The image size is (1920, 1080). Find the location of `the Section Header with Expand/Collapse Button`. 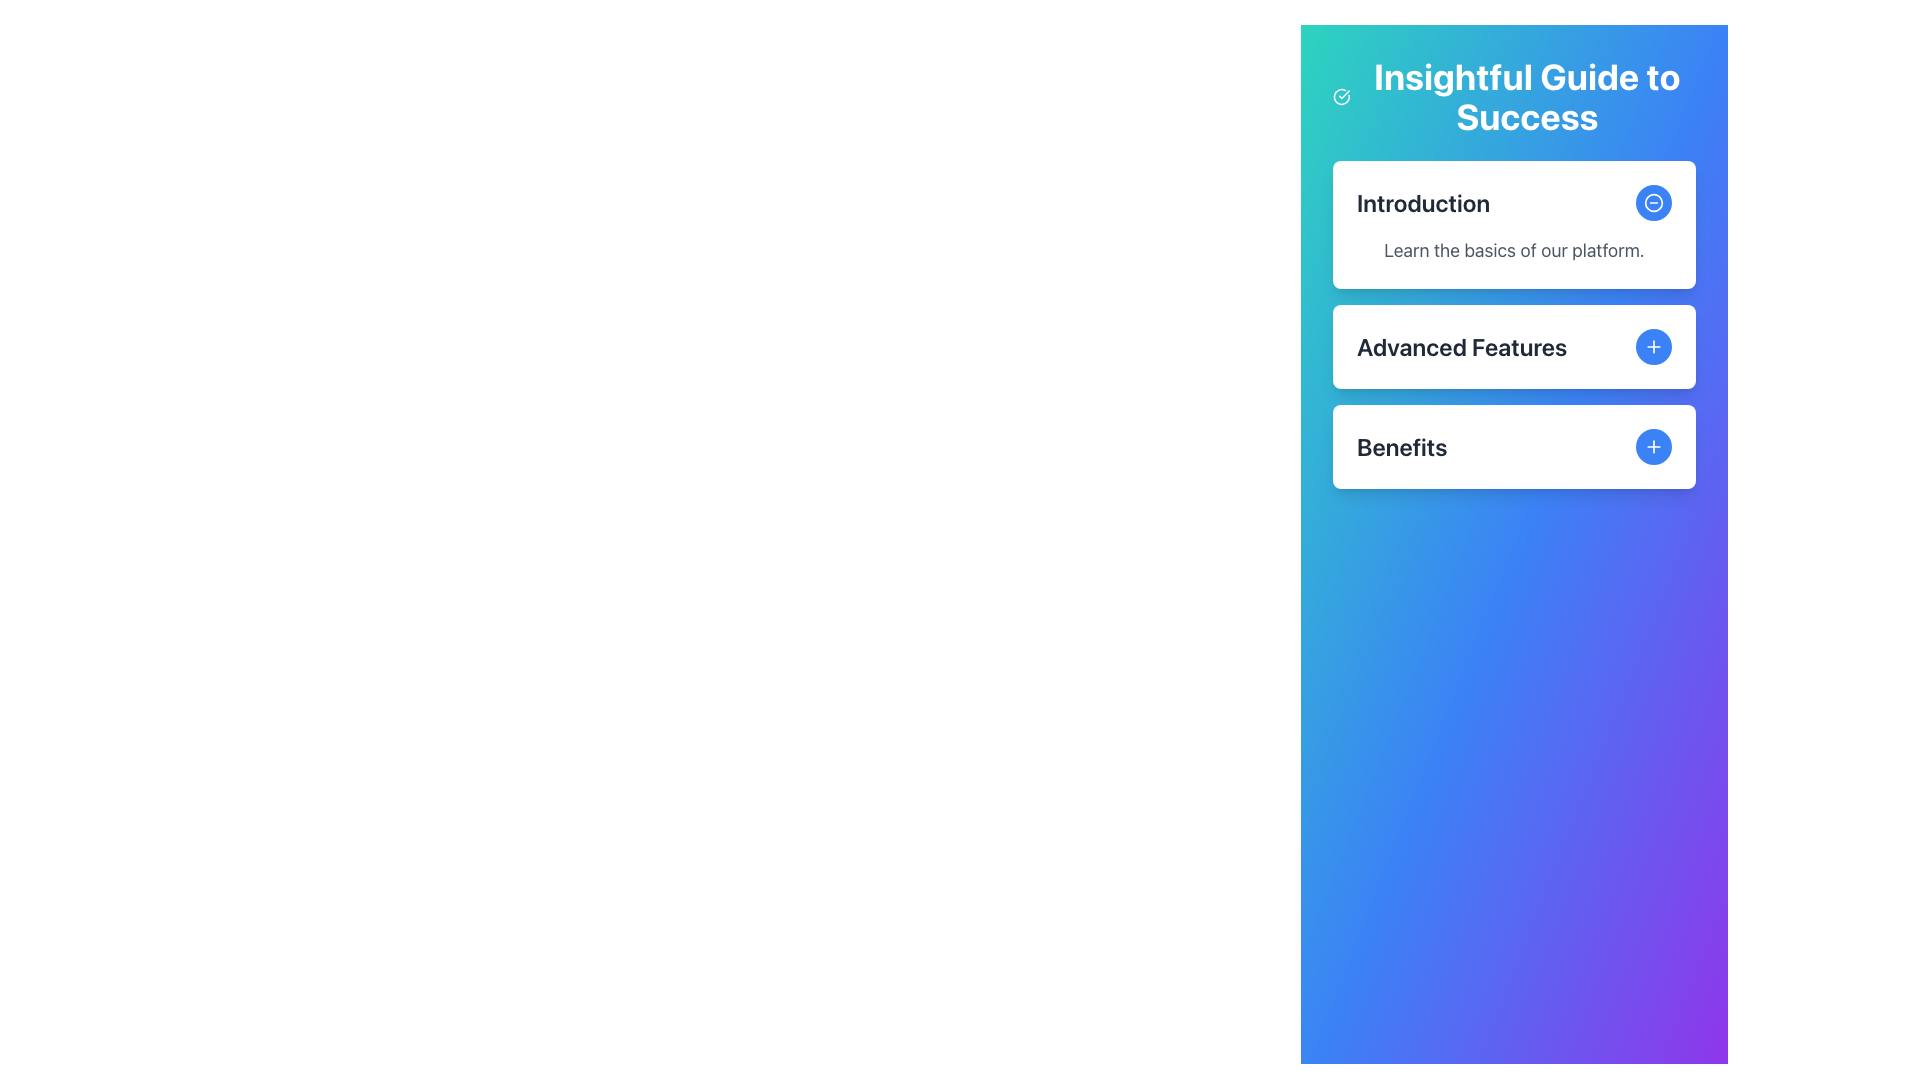

the Section Header with Expand/Collapse Button is located at coordinates (1514, 346).